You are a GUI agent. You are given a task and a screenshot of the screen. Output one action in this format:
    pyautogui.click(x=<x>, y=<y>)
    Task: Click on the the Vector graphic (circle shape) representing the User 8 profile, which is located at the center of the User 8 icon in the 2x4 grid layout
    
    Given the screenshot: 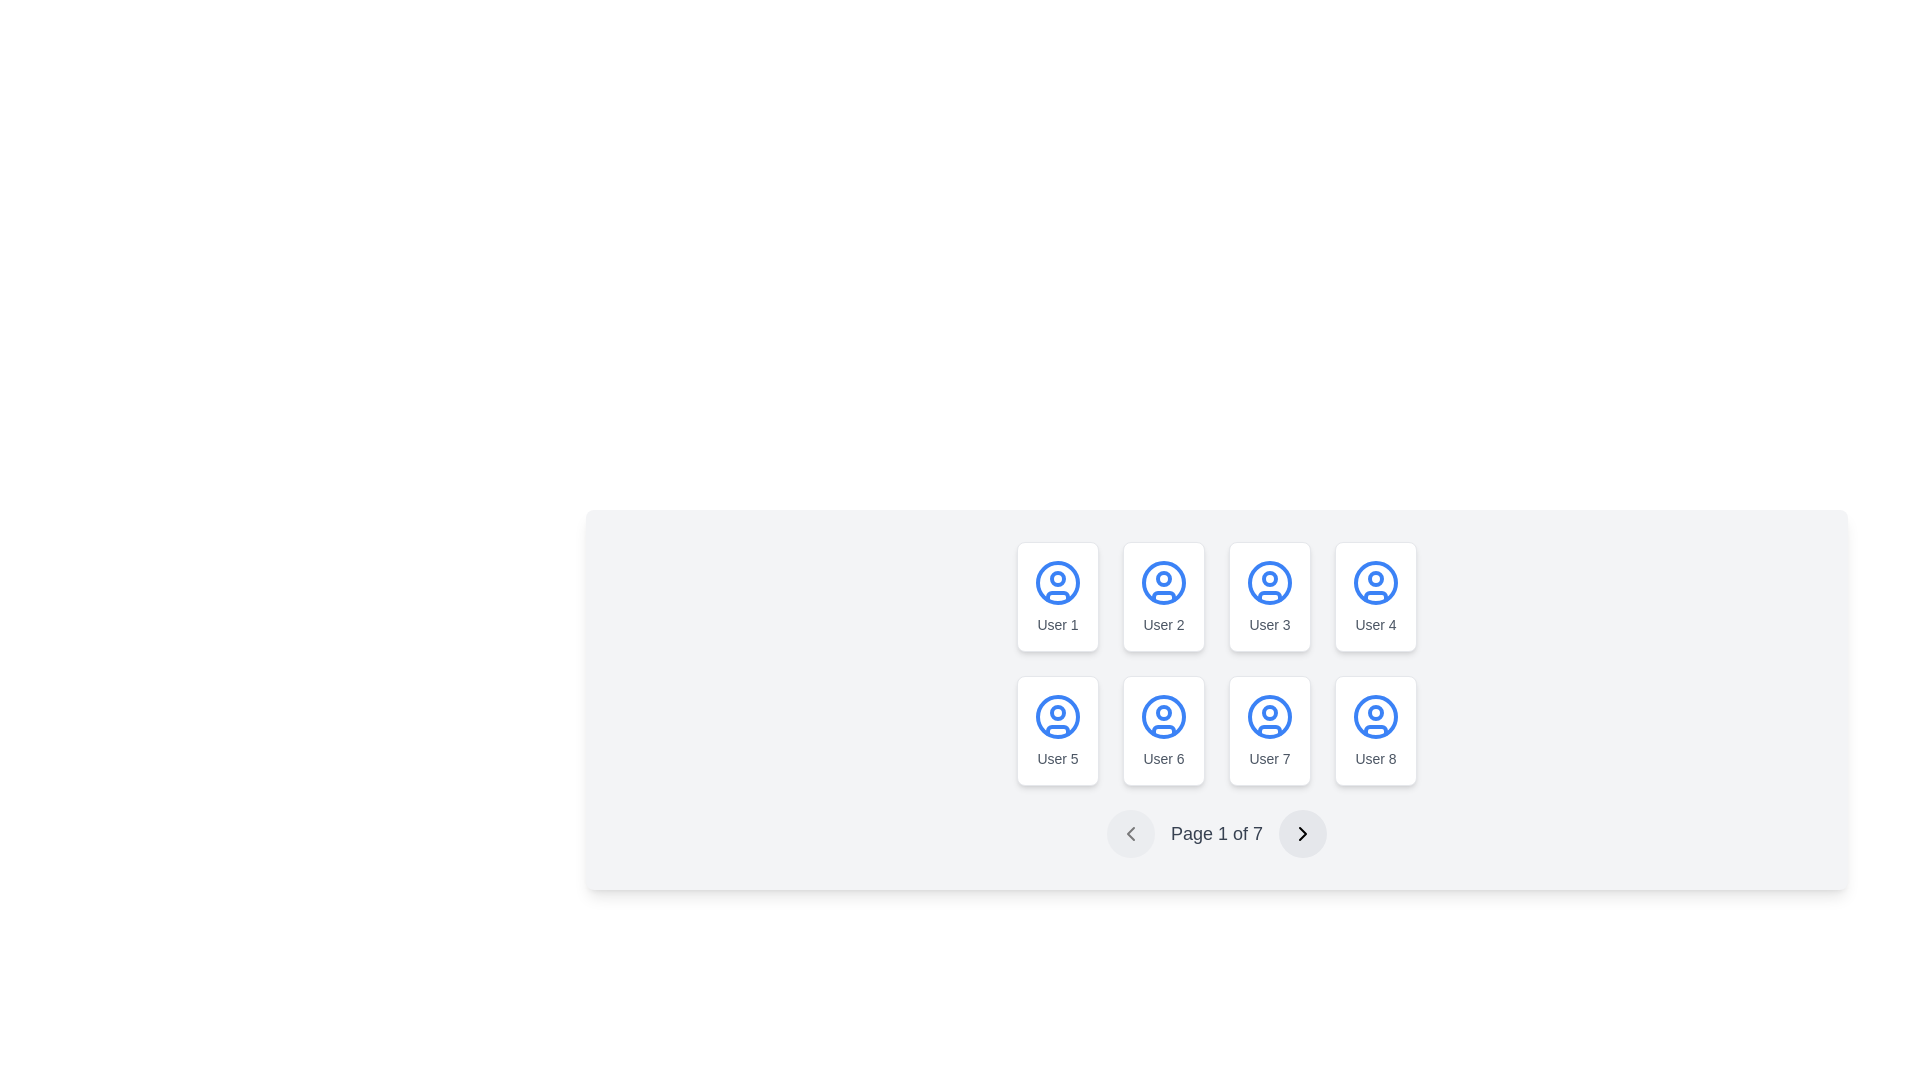 What is the action you would take?
    pyautogui.click(x=1375, y=716)
    